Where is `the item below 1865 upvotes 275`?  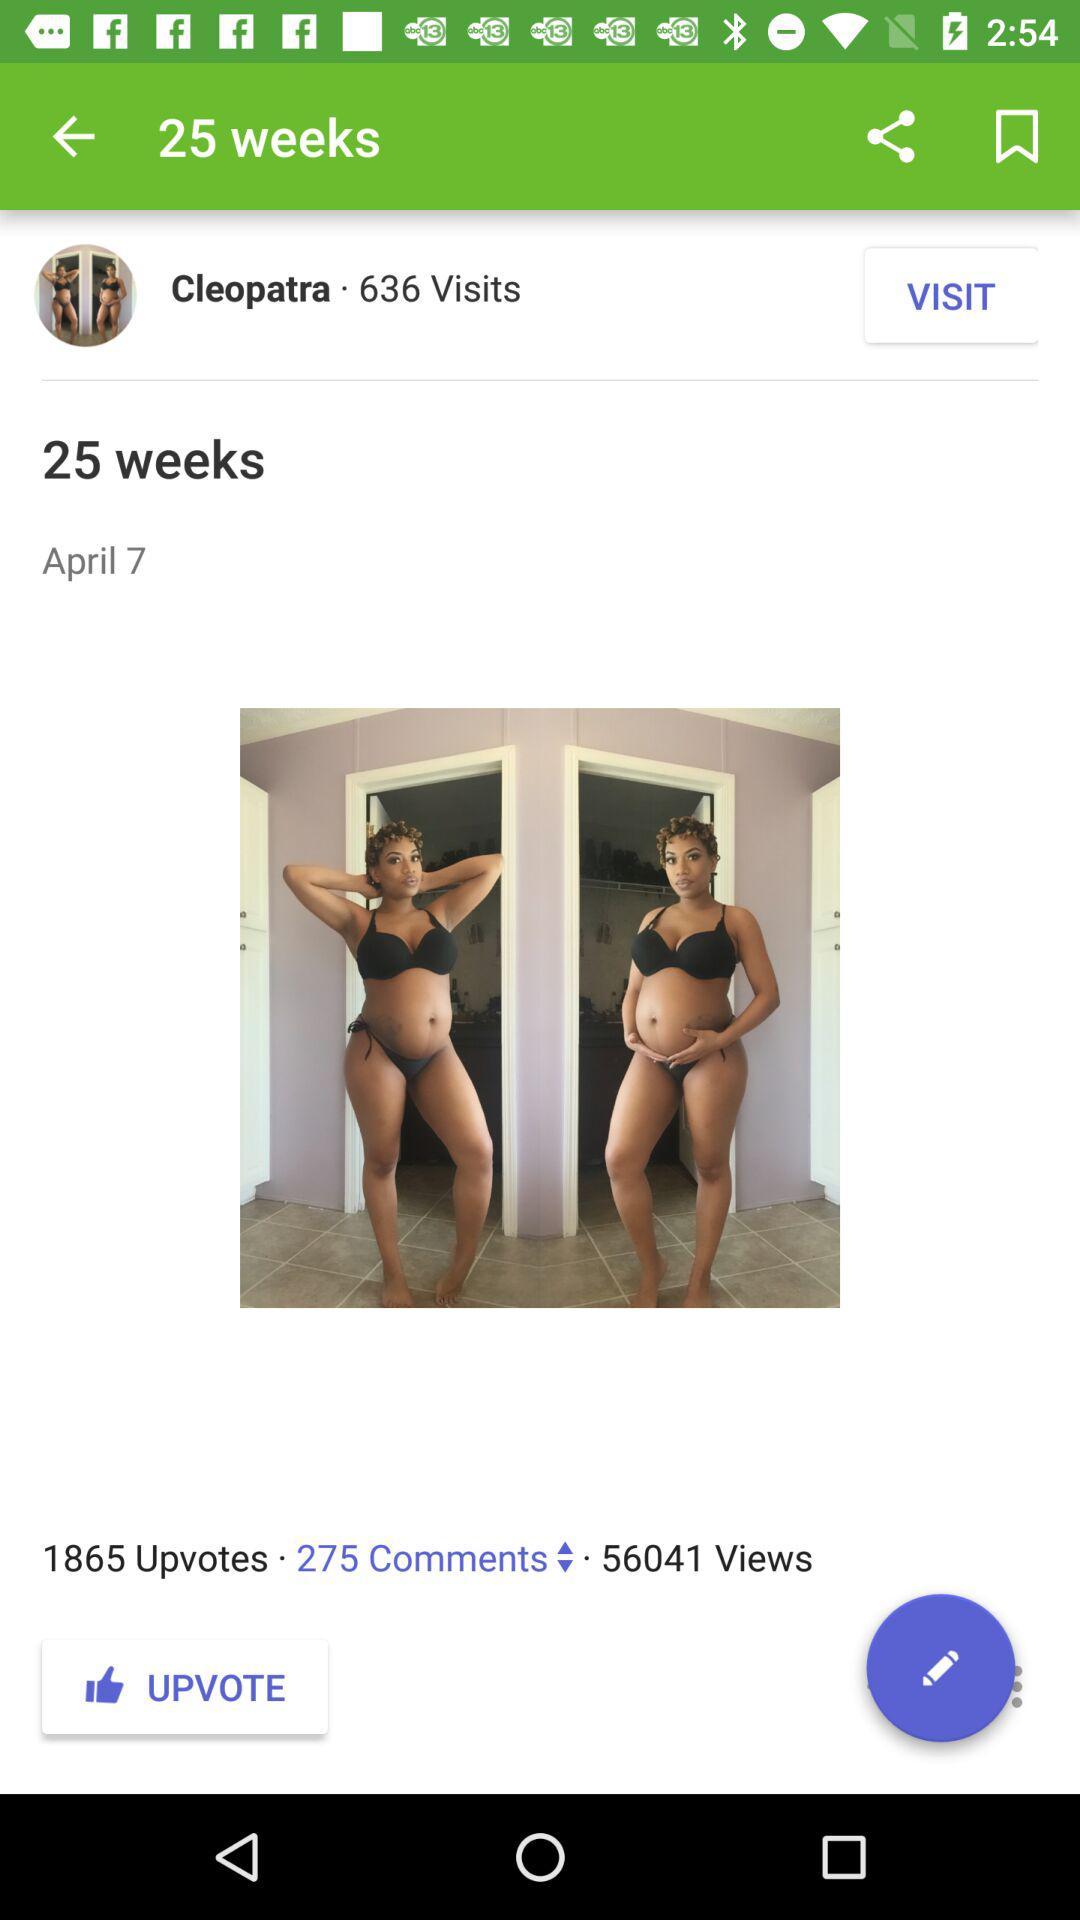 the item below 1865 upvotes 275 is located at coordinates (1017, 1685).